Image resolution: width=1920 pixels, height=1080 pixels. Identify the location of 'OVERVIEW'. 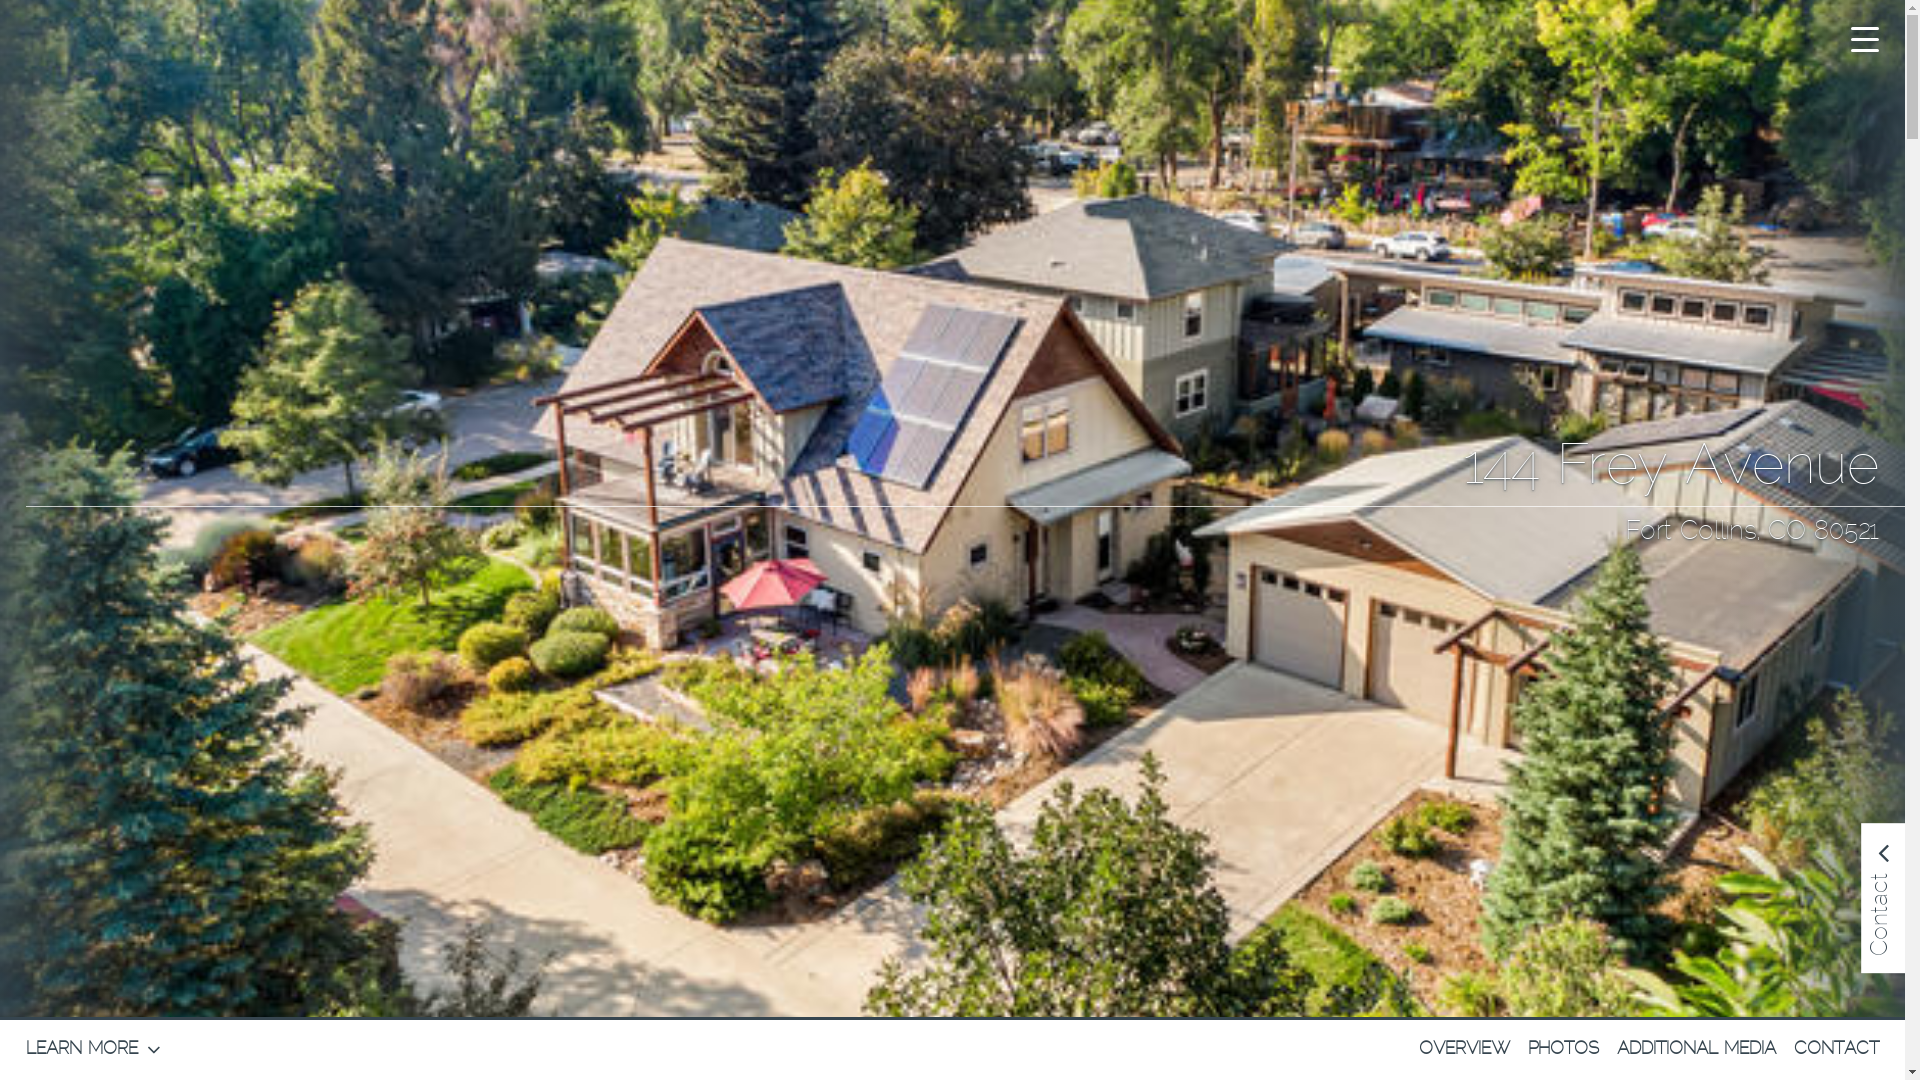
(1464, 1048).